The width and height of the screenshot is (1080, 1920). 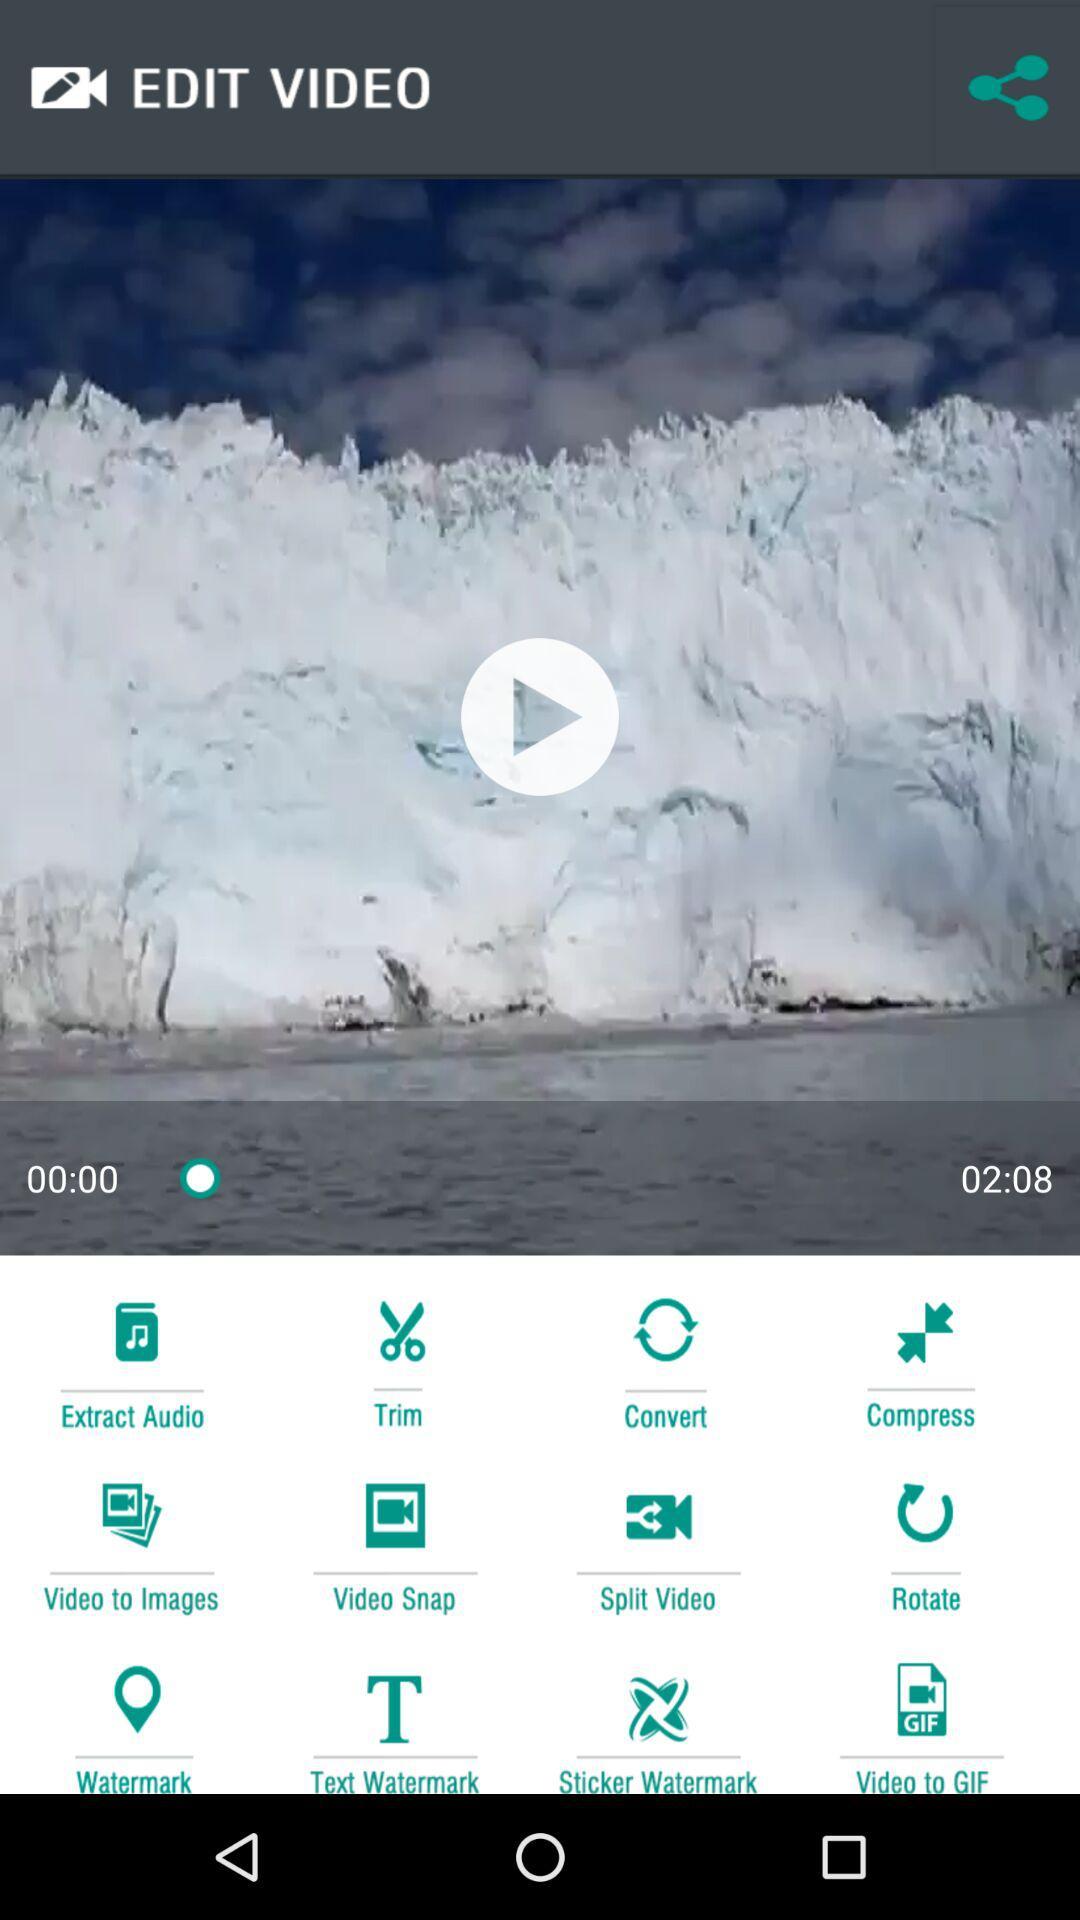 I want to click on option symbol, so click(x=394, y=1360).